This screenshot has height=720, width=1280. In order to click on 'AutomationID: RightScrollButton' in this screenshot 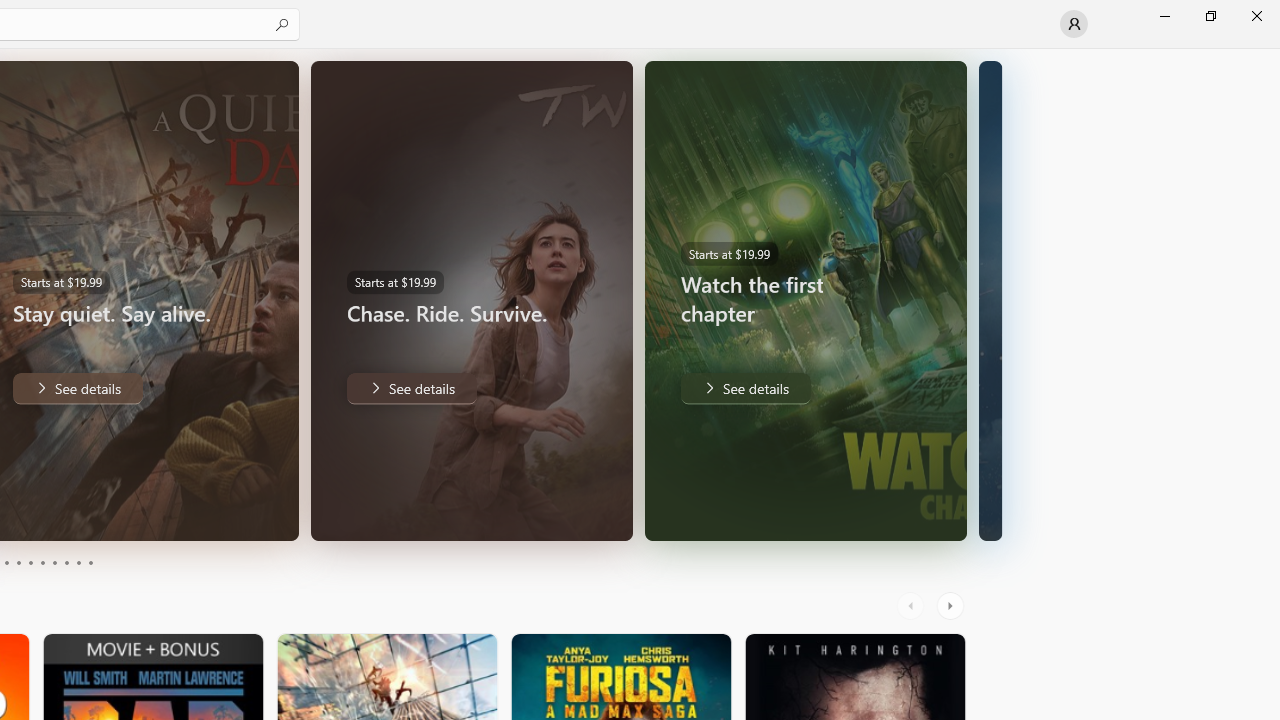, I will do `click(951, 605)`.